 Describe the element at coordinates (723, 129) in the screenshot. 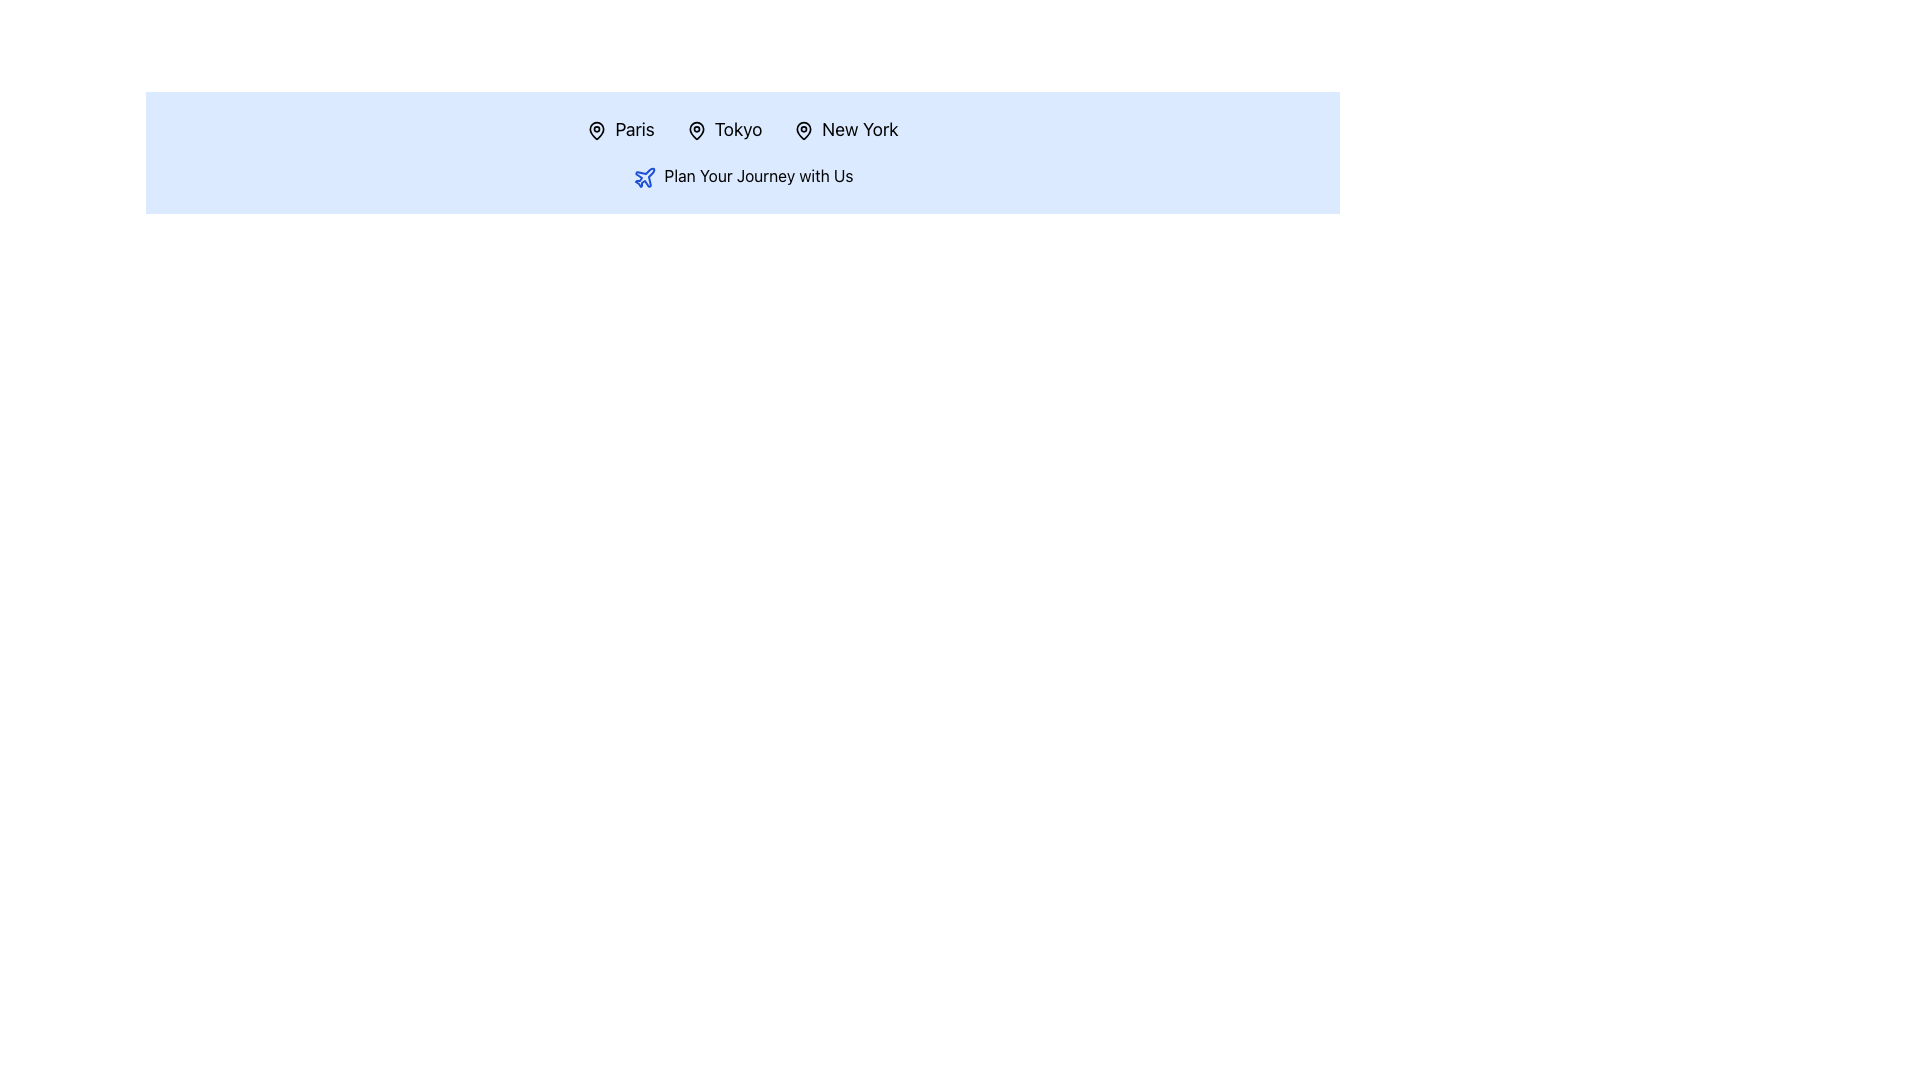

I see `the text label 'Tokyo', which is styled with an underlined hover effect, to trigger the underline effect` at that location.